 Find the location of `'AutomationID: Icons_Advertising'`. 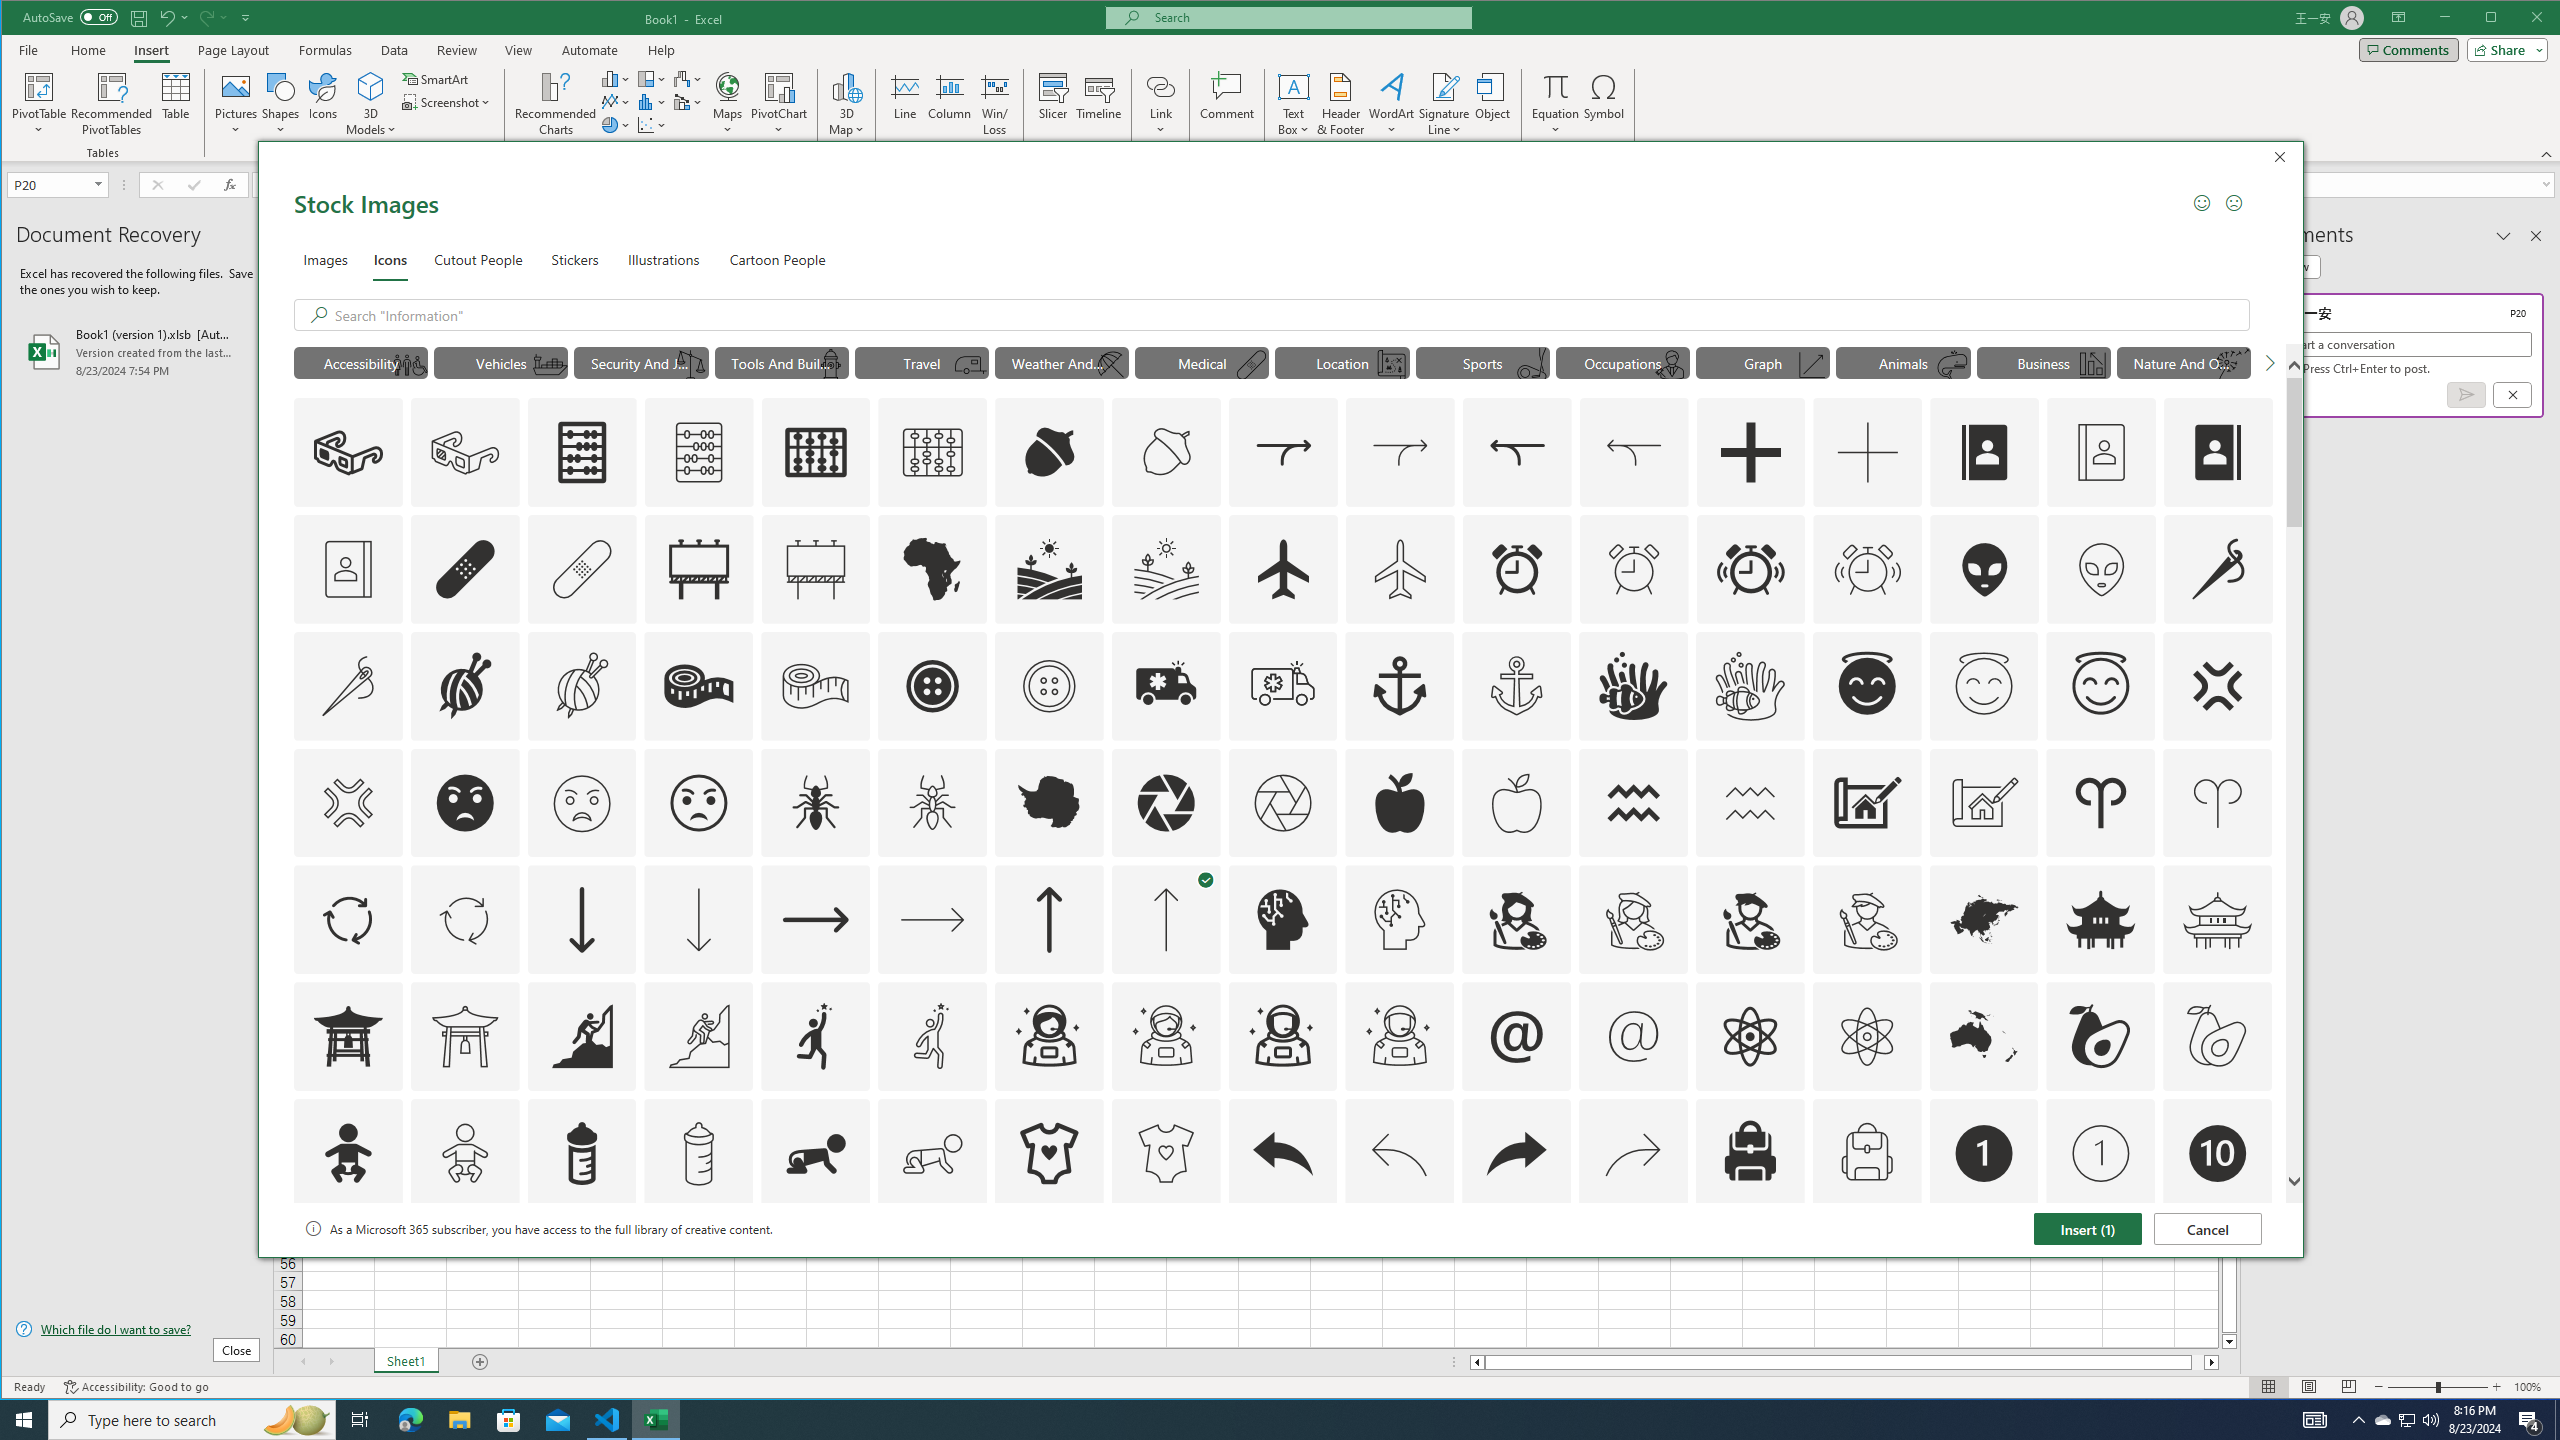

'AutomationID: Icons_Advertising' is located at coordinates (697, 567).